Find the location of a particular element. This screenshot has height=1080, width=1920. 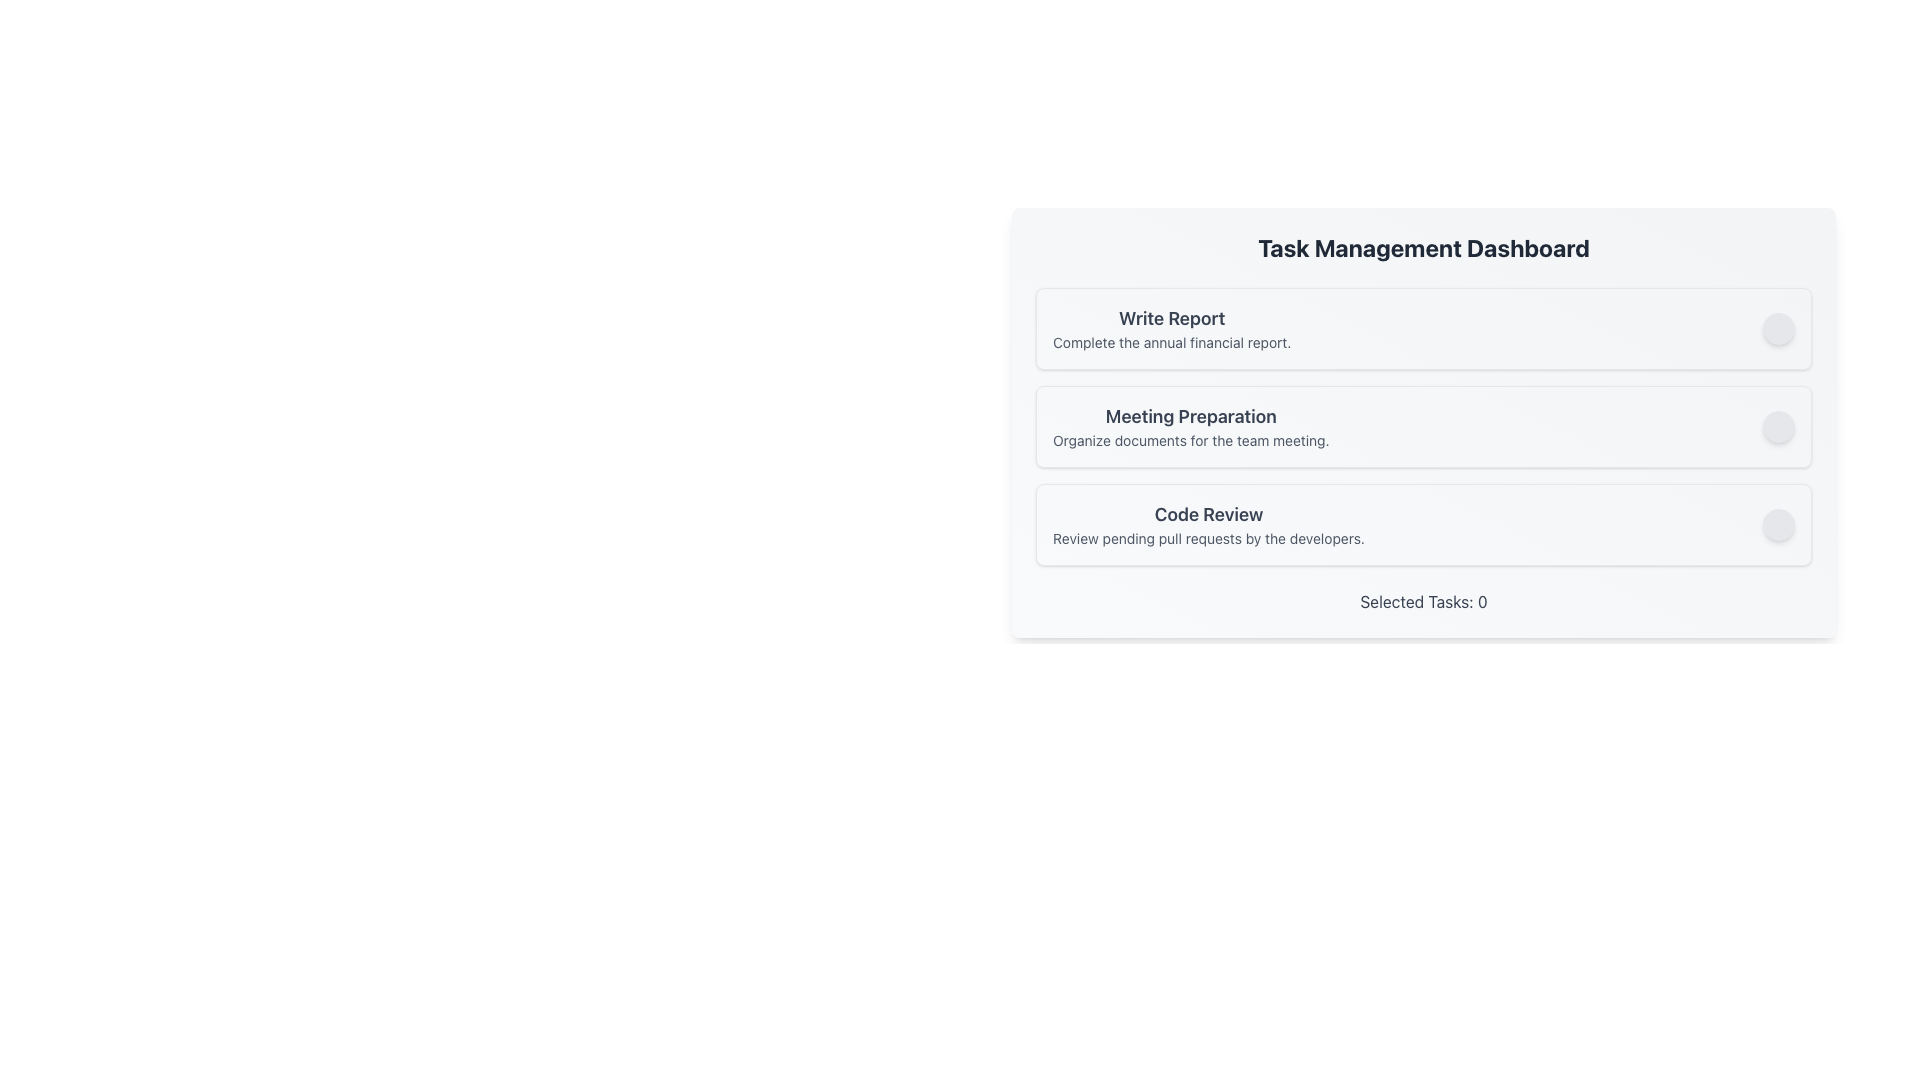

the text within the 'Meeting Preparation' text block located in the second card of the task management interface is located at coordinates (1191, 426).